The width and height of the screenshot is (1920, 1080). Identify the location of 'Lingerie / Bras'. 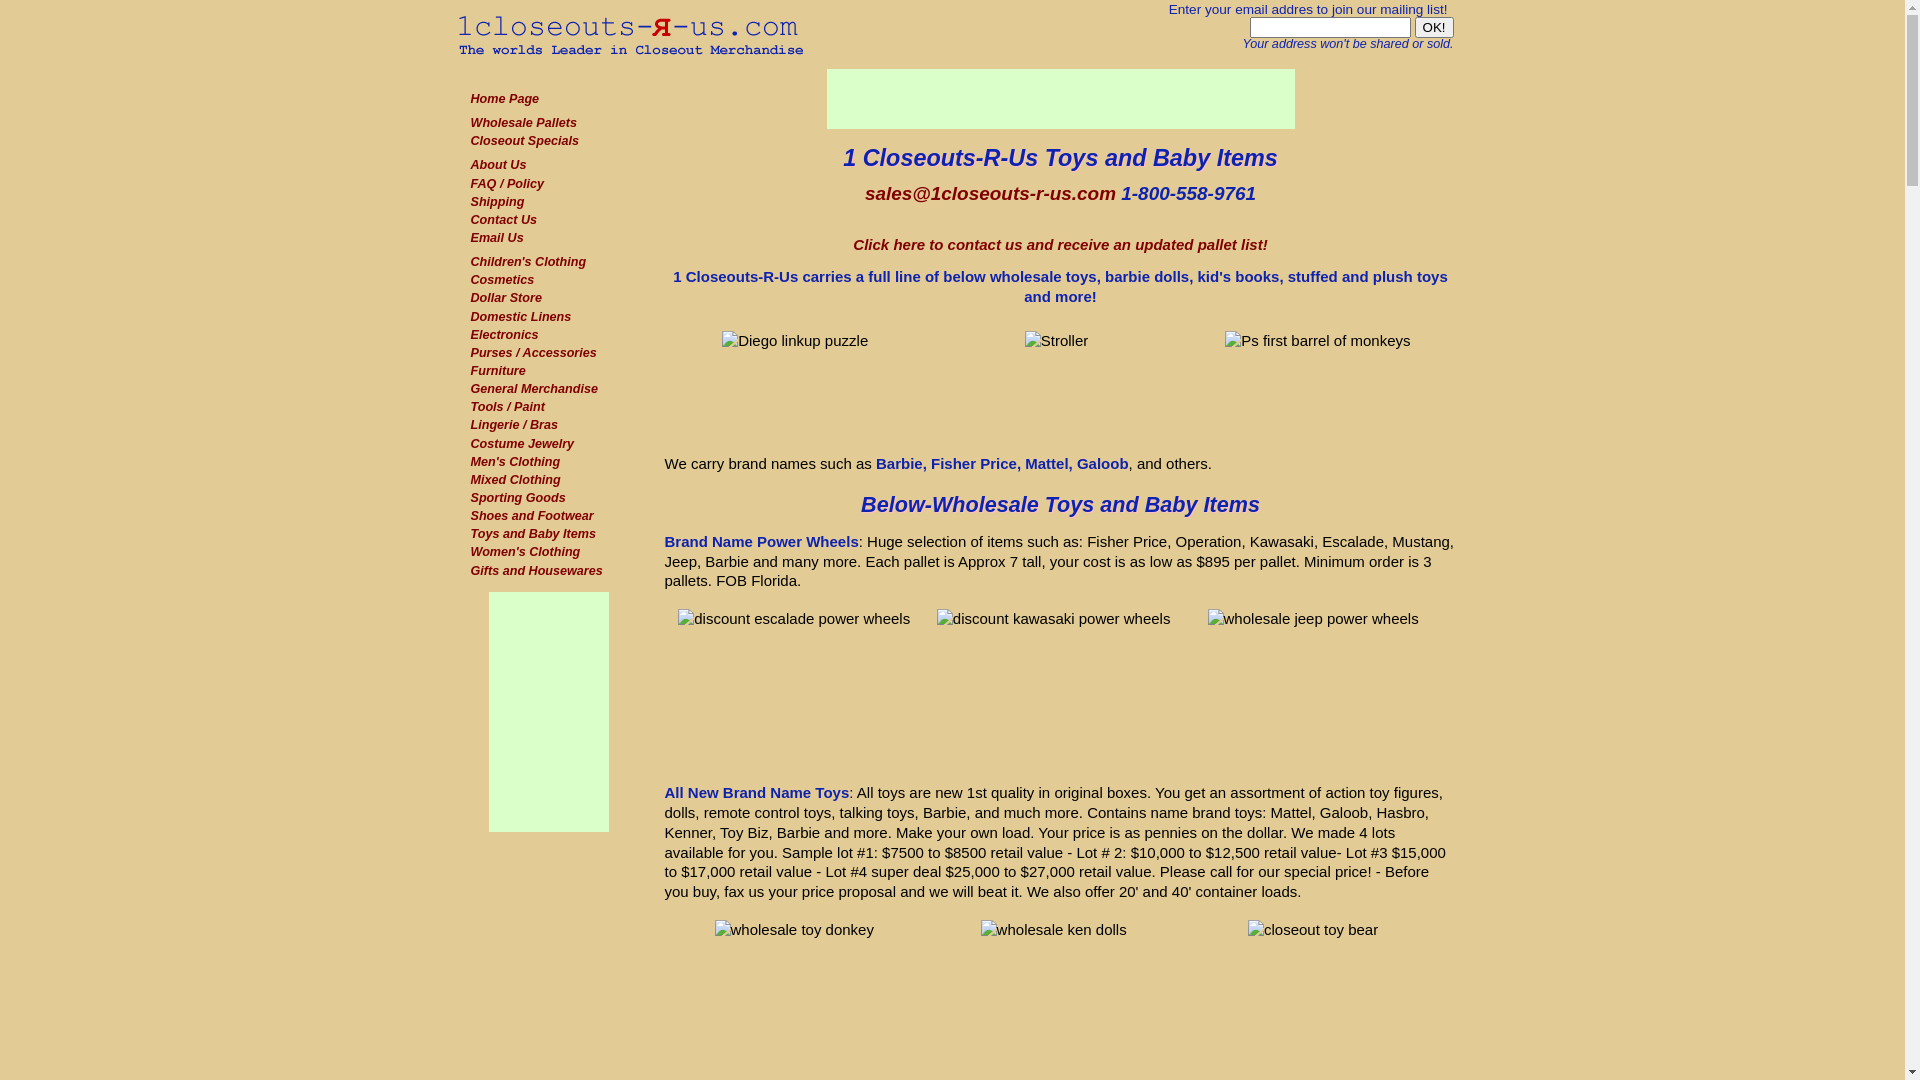
(513, 423).